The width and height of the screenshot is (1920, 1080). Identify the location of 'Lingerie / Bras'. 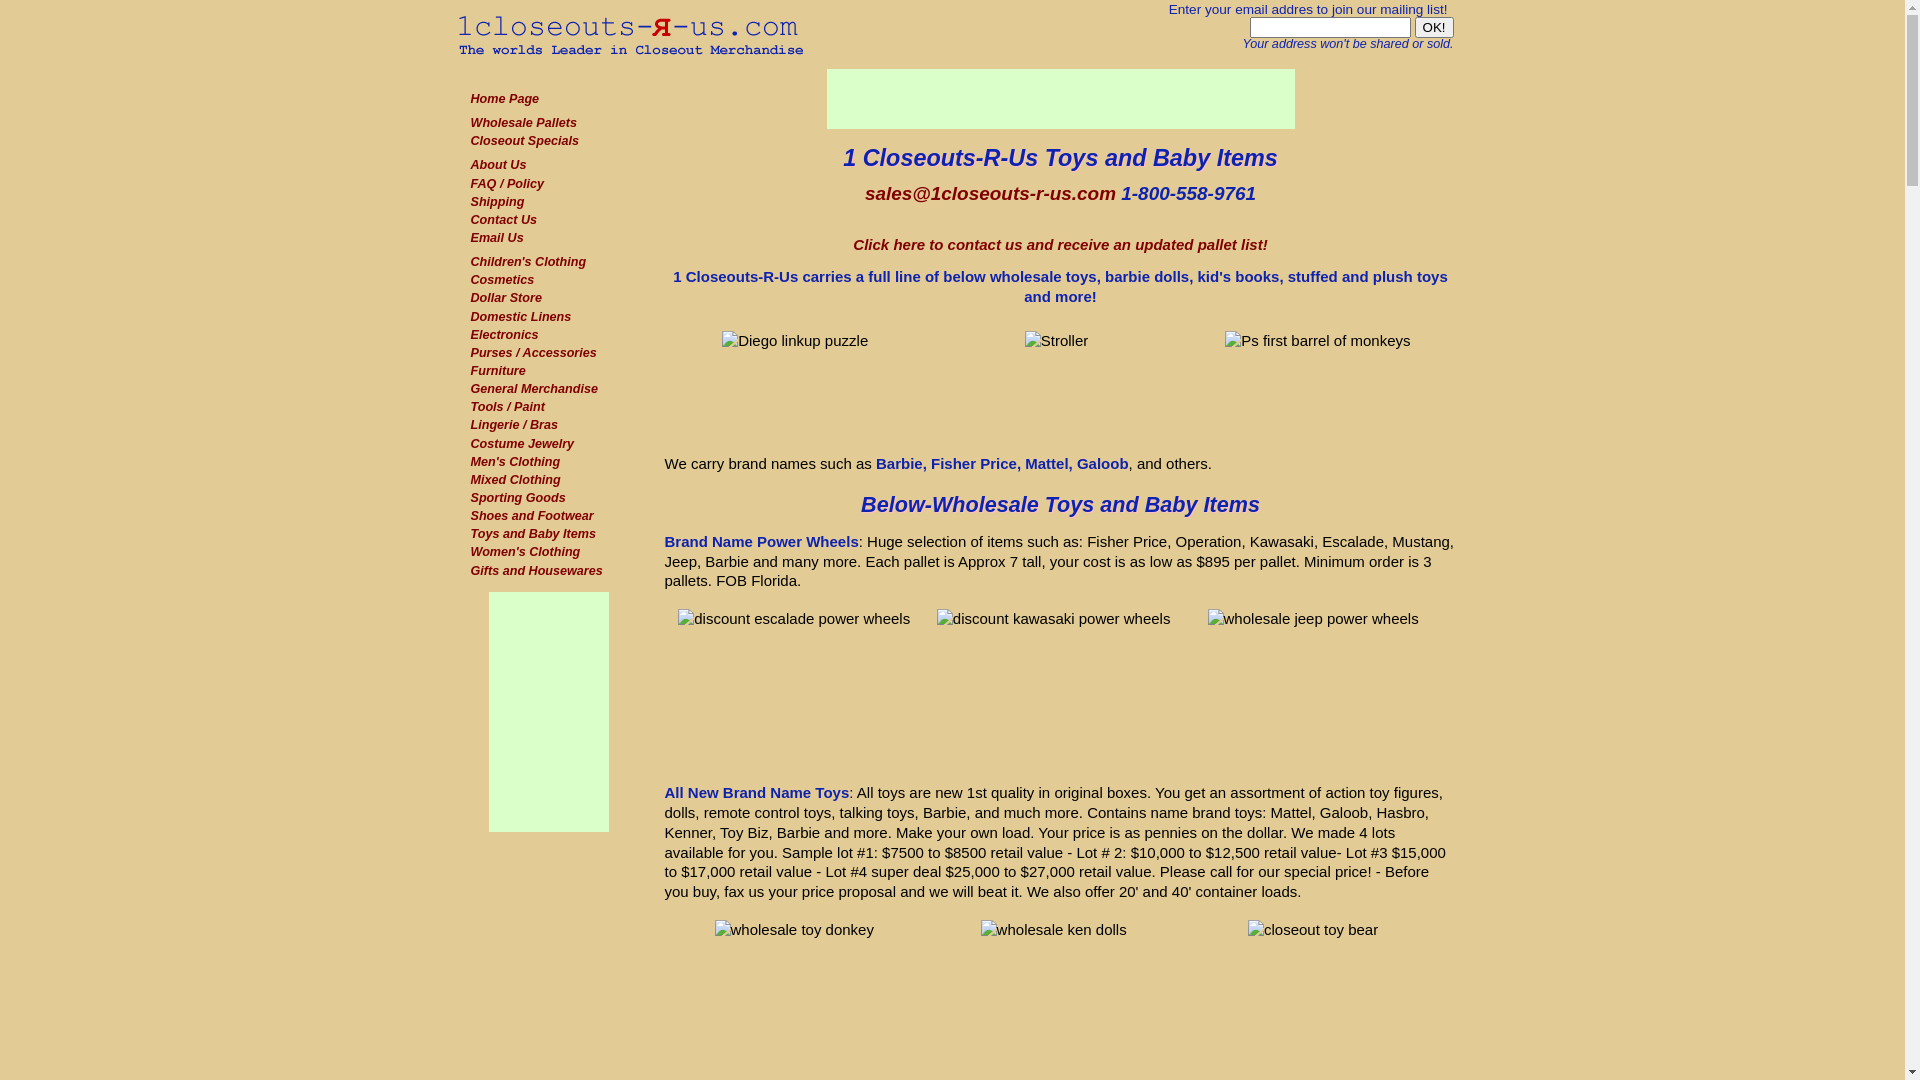
(513, 423).